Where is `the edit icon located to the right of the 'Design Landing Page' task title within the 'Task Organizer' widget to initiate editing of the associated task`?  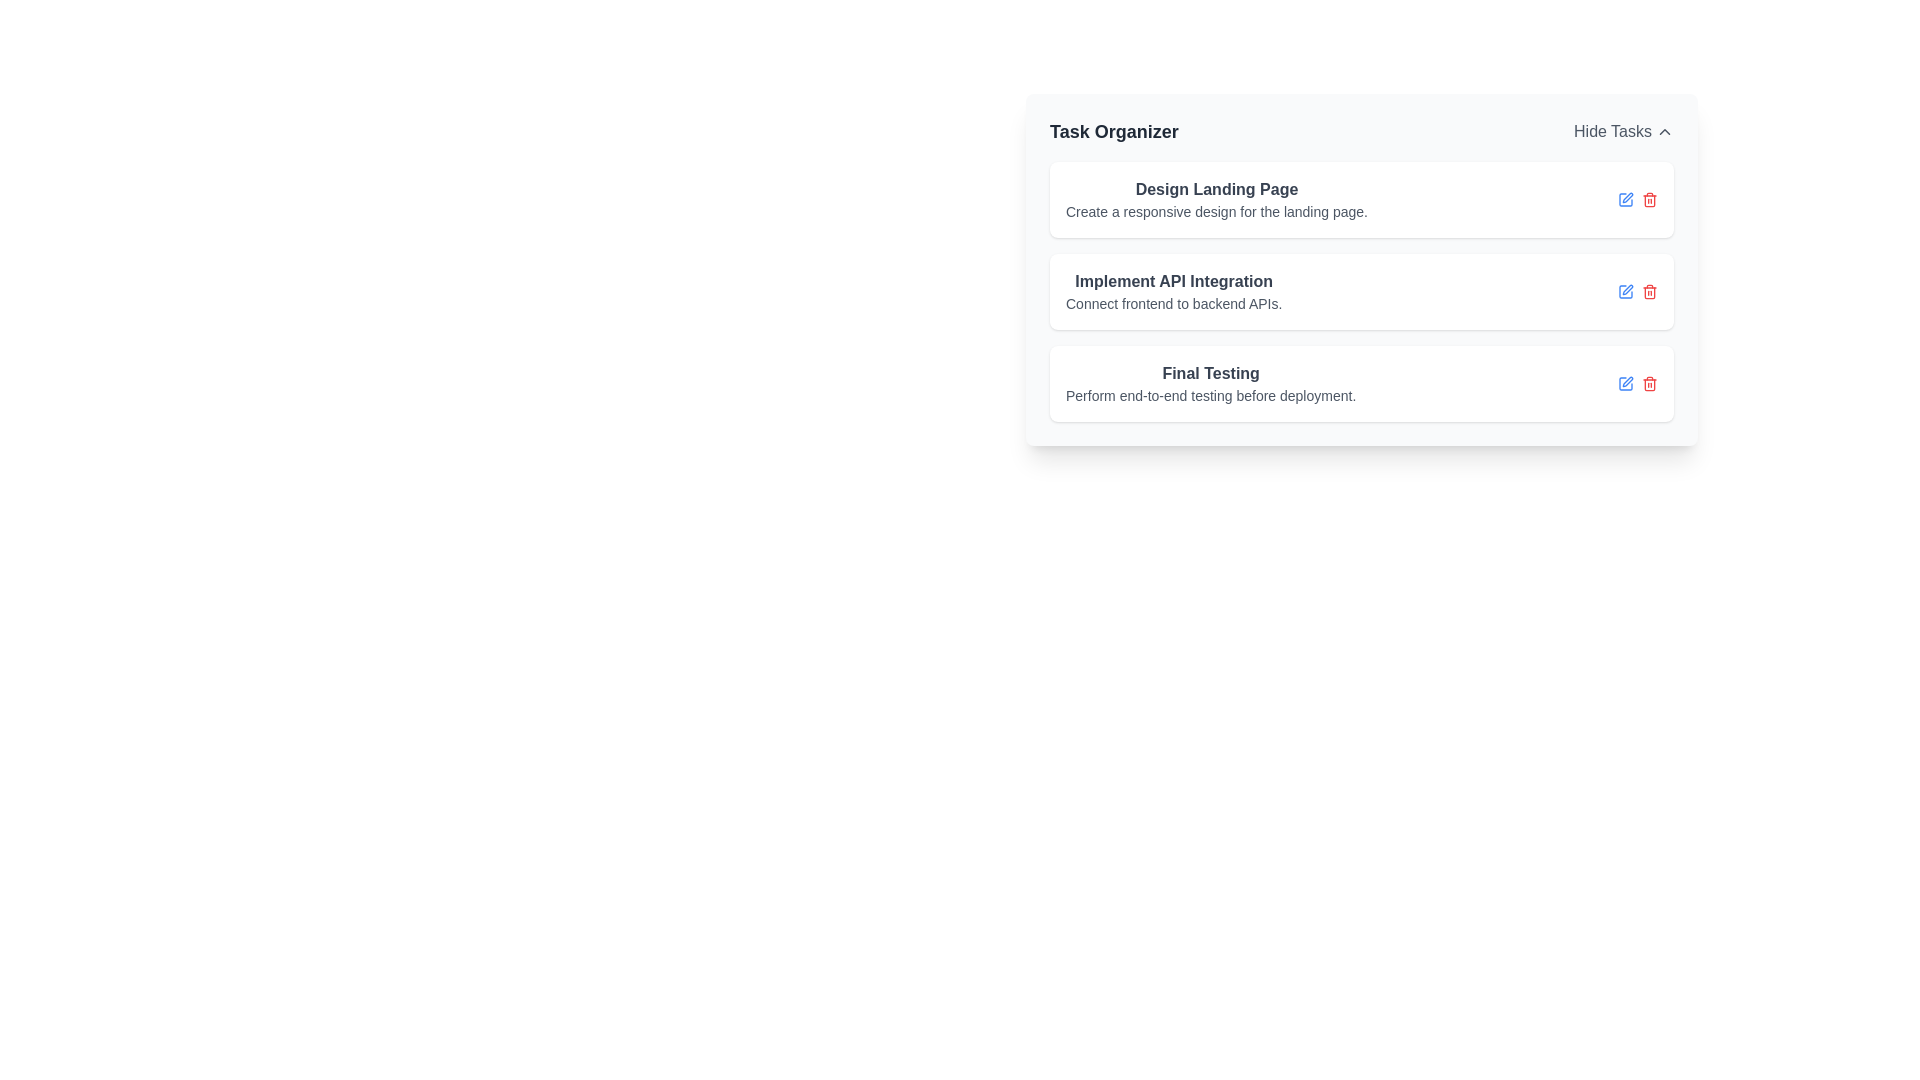 the edit icon located to the right of the 'Design Landing Page' task title within the 'Task Organizer' widget to initiate editing of the associated task is located at coordinates (1627, 197).